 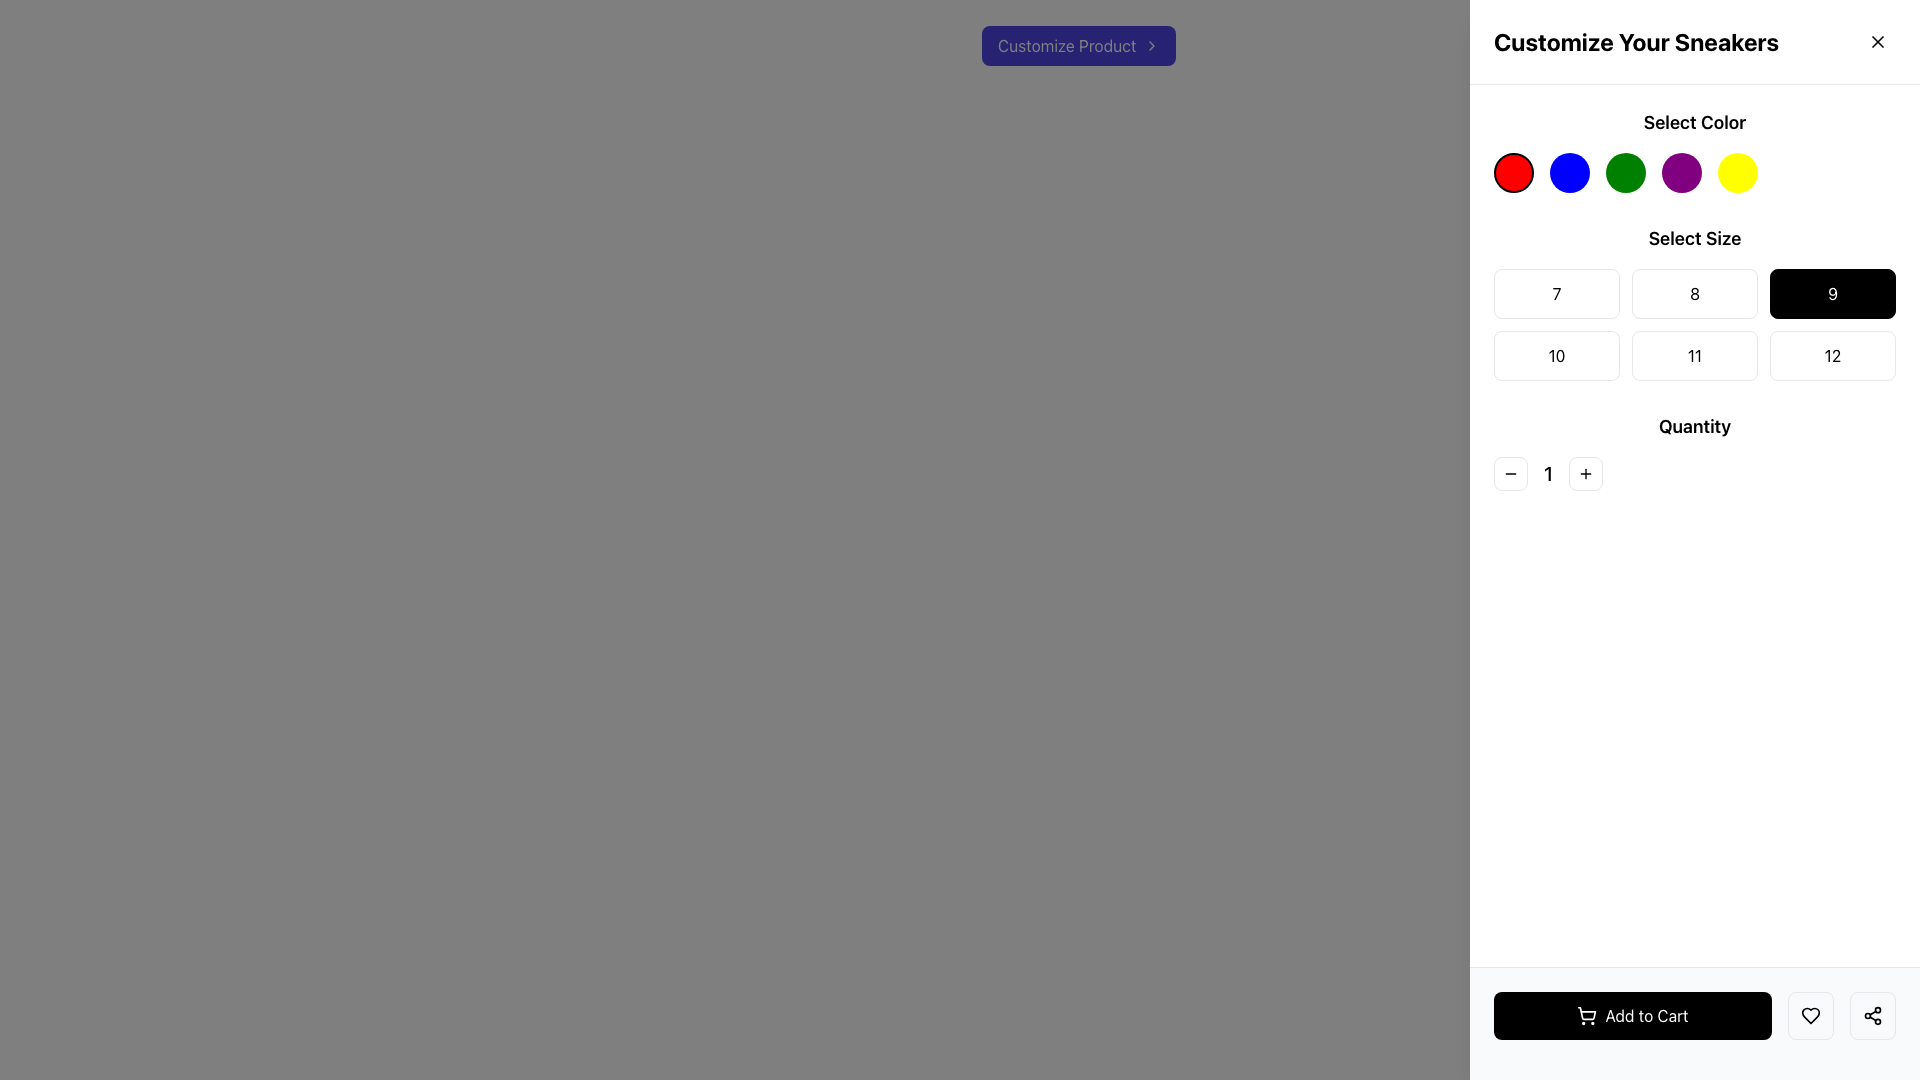 I want to click on the icon button with a plus sign symbol located in the quantity adjustment region, so click(x=1585, y=474).